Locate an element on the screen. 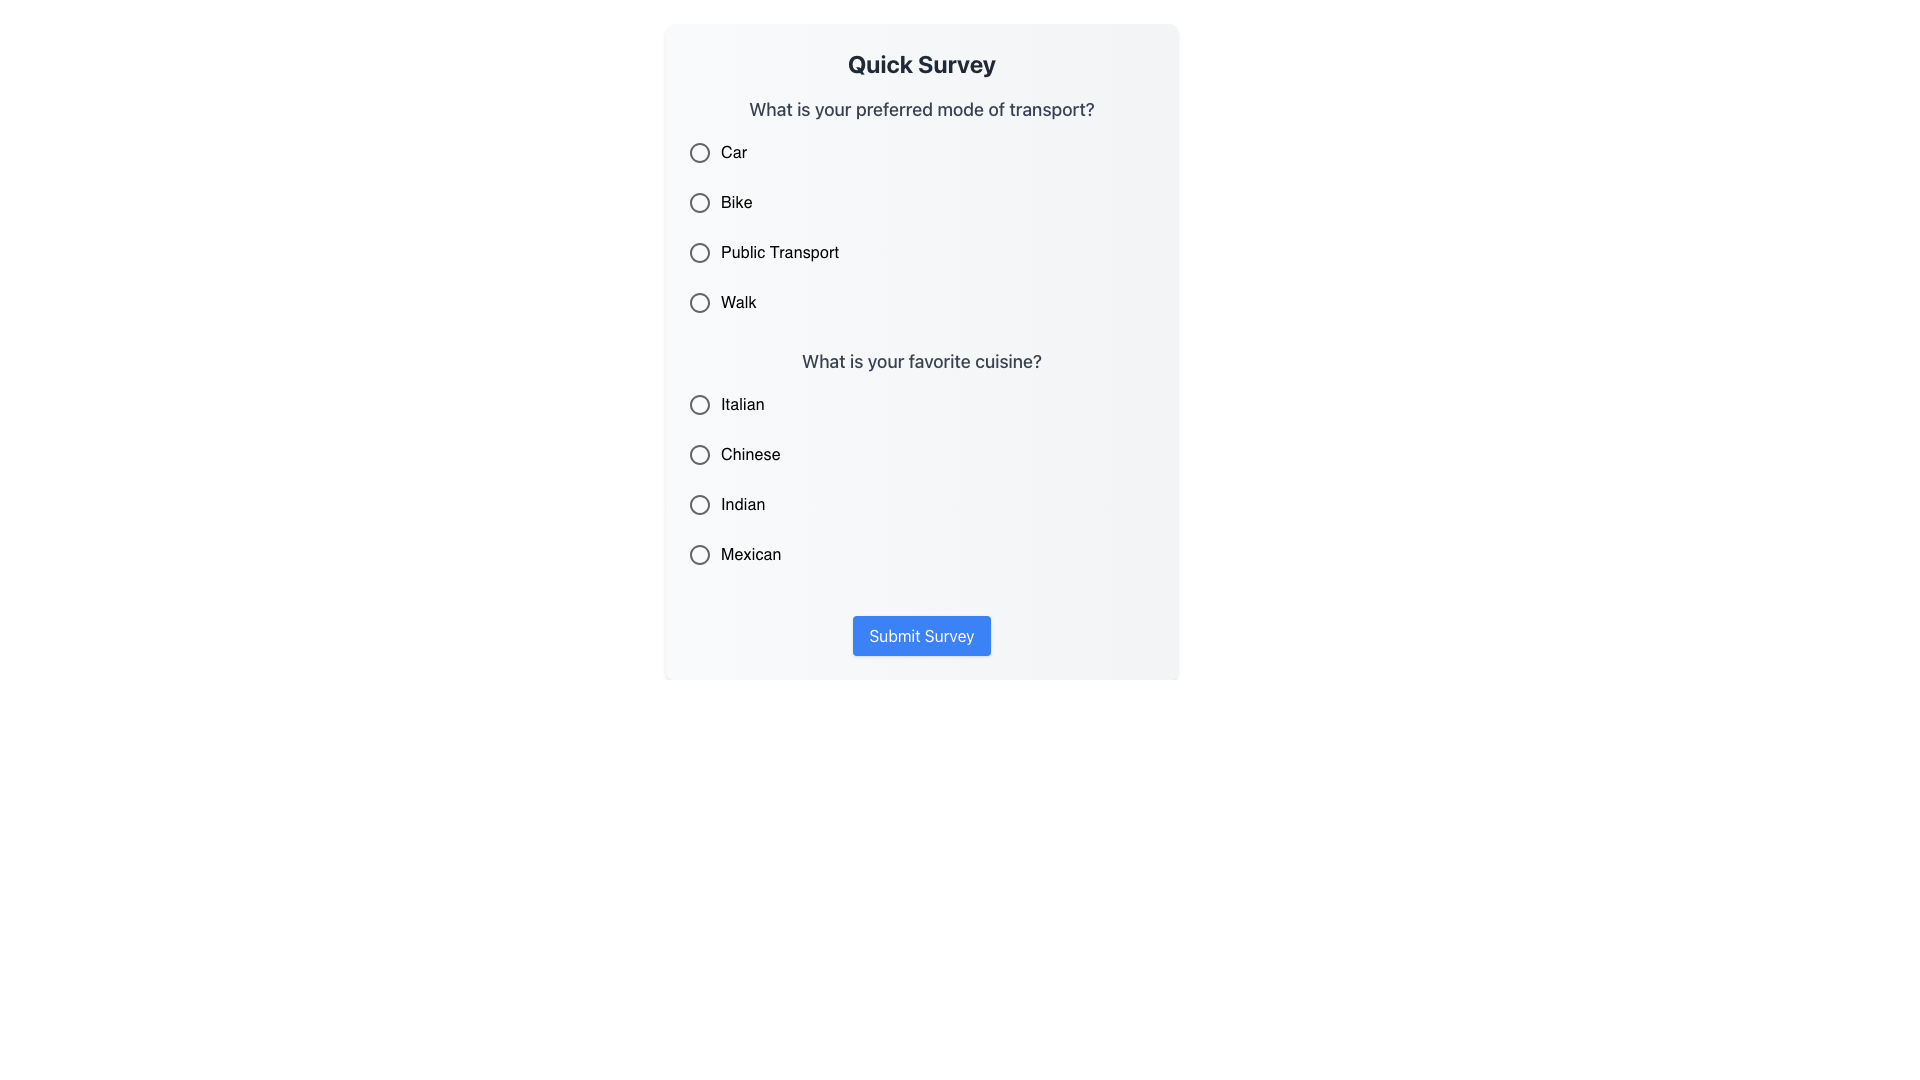  the third radio button in the second question group of the survey, associated with the label 'Chinese' is located at coordinates (700, 455).